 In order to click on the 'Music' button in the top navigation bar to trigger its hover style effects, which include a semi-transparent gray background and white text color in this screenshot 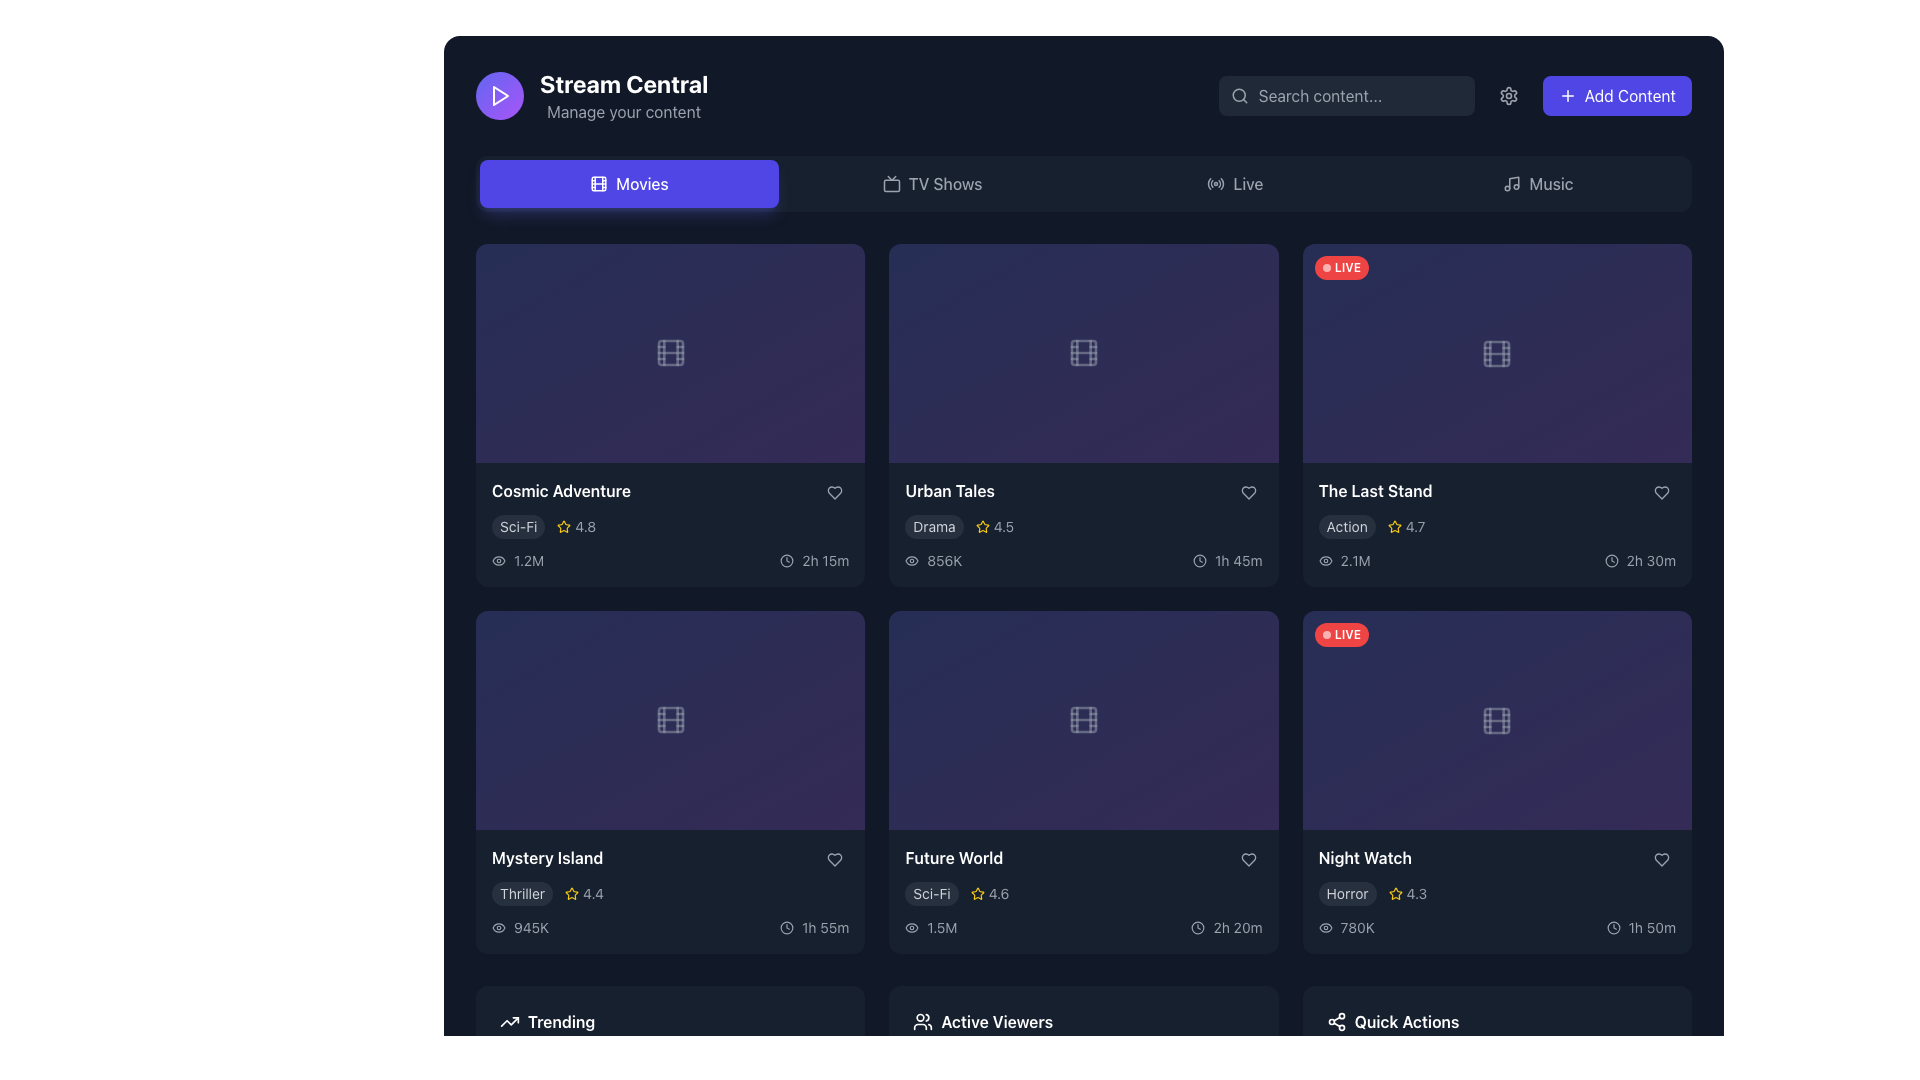, I will do `click(1537, 184)`.